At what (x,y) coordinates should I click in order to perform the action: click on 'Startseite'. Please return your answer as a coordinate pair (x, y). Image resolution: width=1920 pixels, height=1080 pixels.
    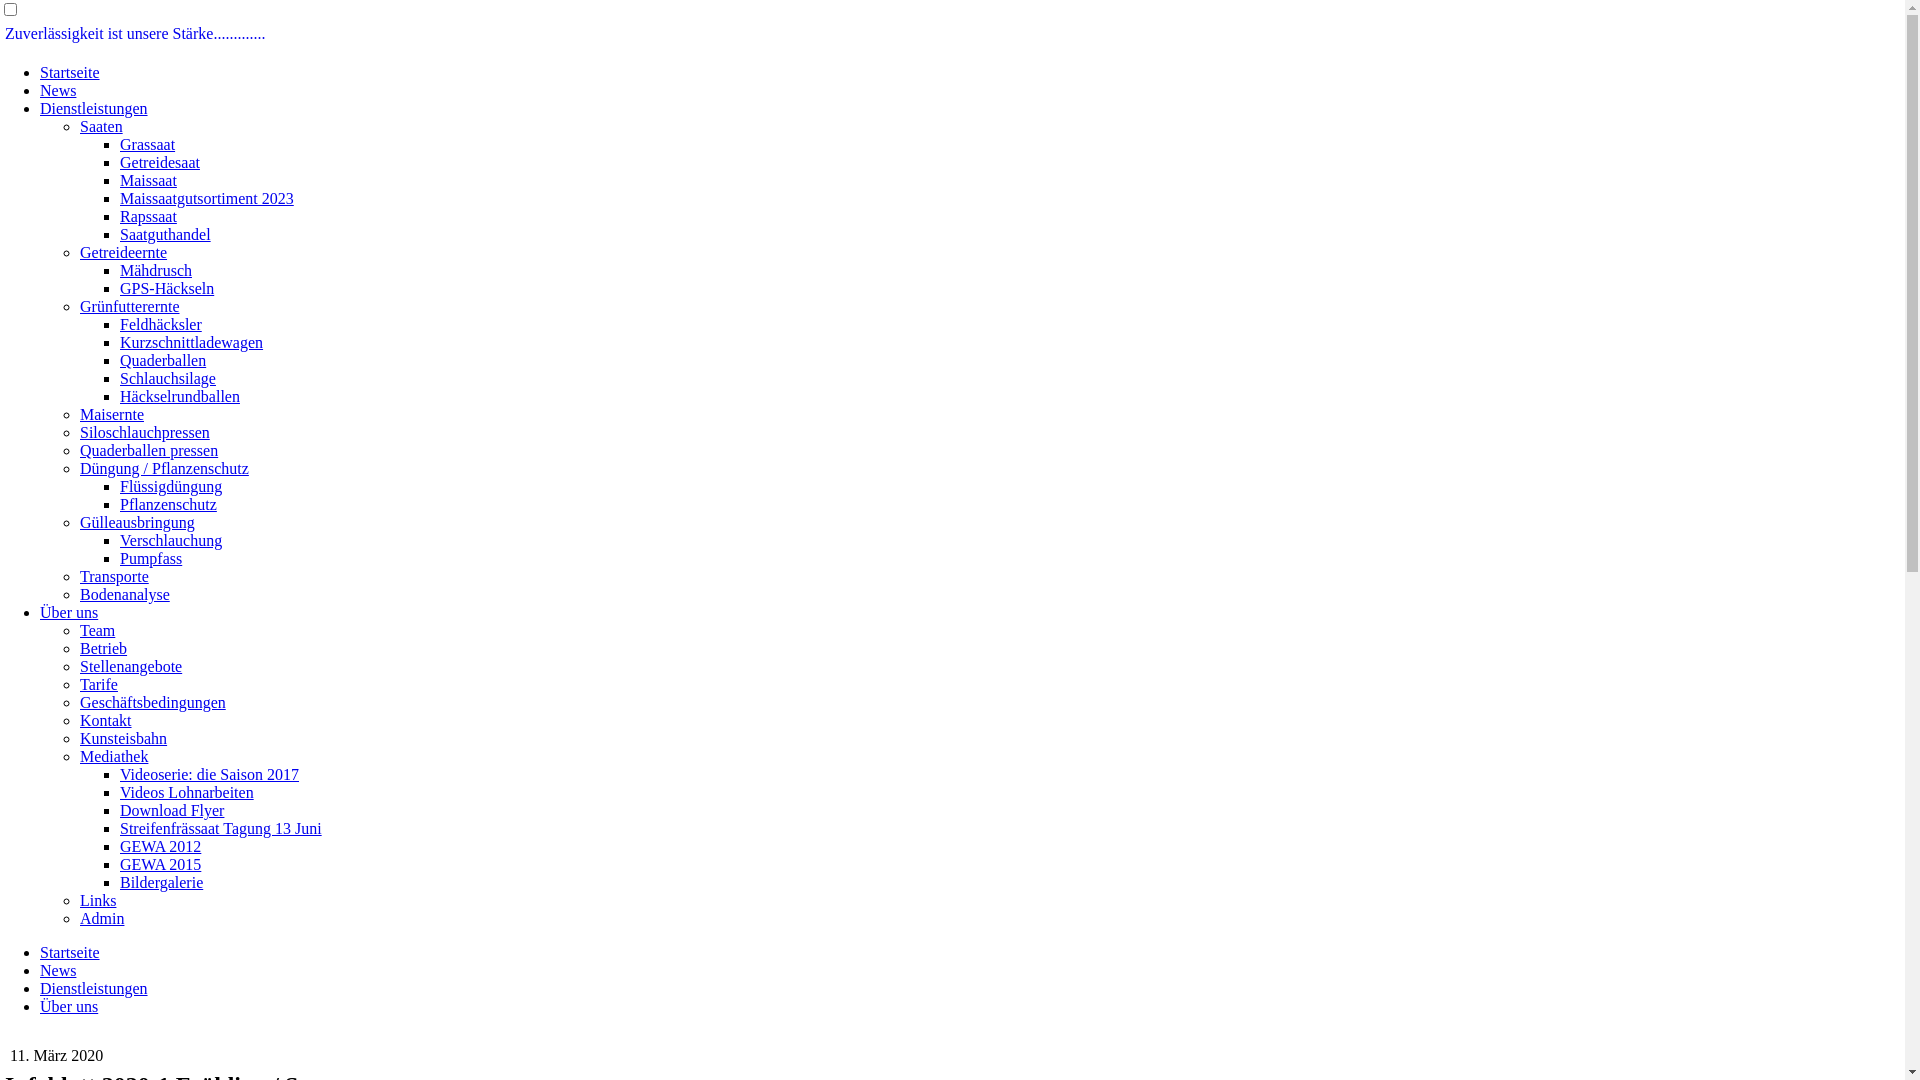
    Looking at the image, I should click on (70, 951).